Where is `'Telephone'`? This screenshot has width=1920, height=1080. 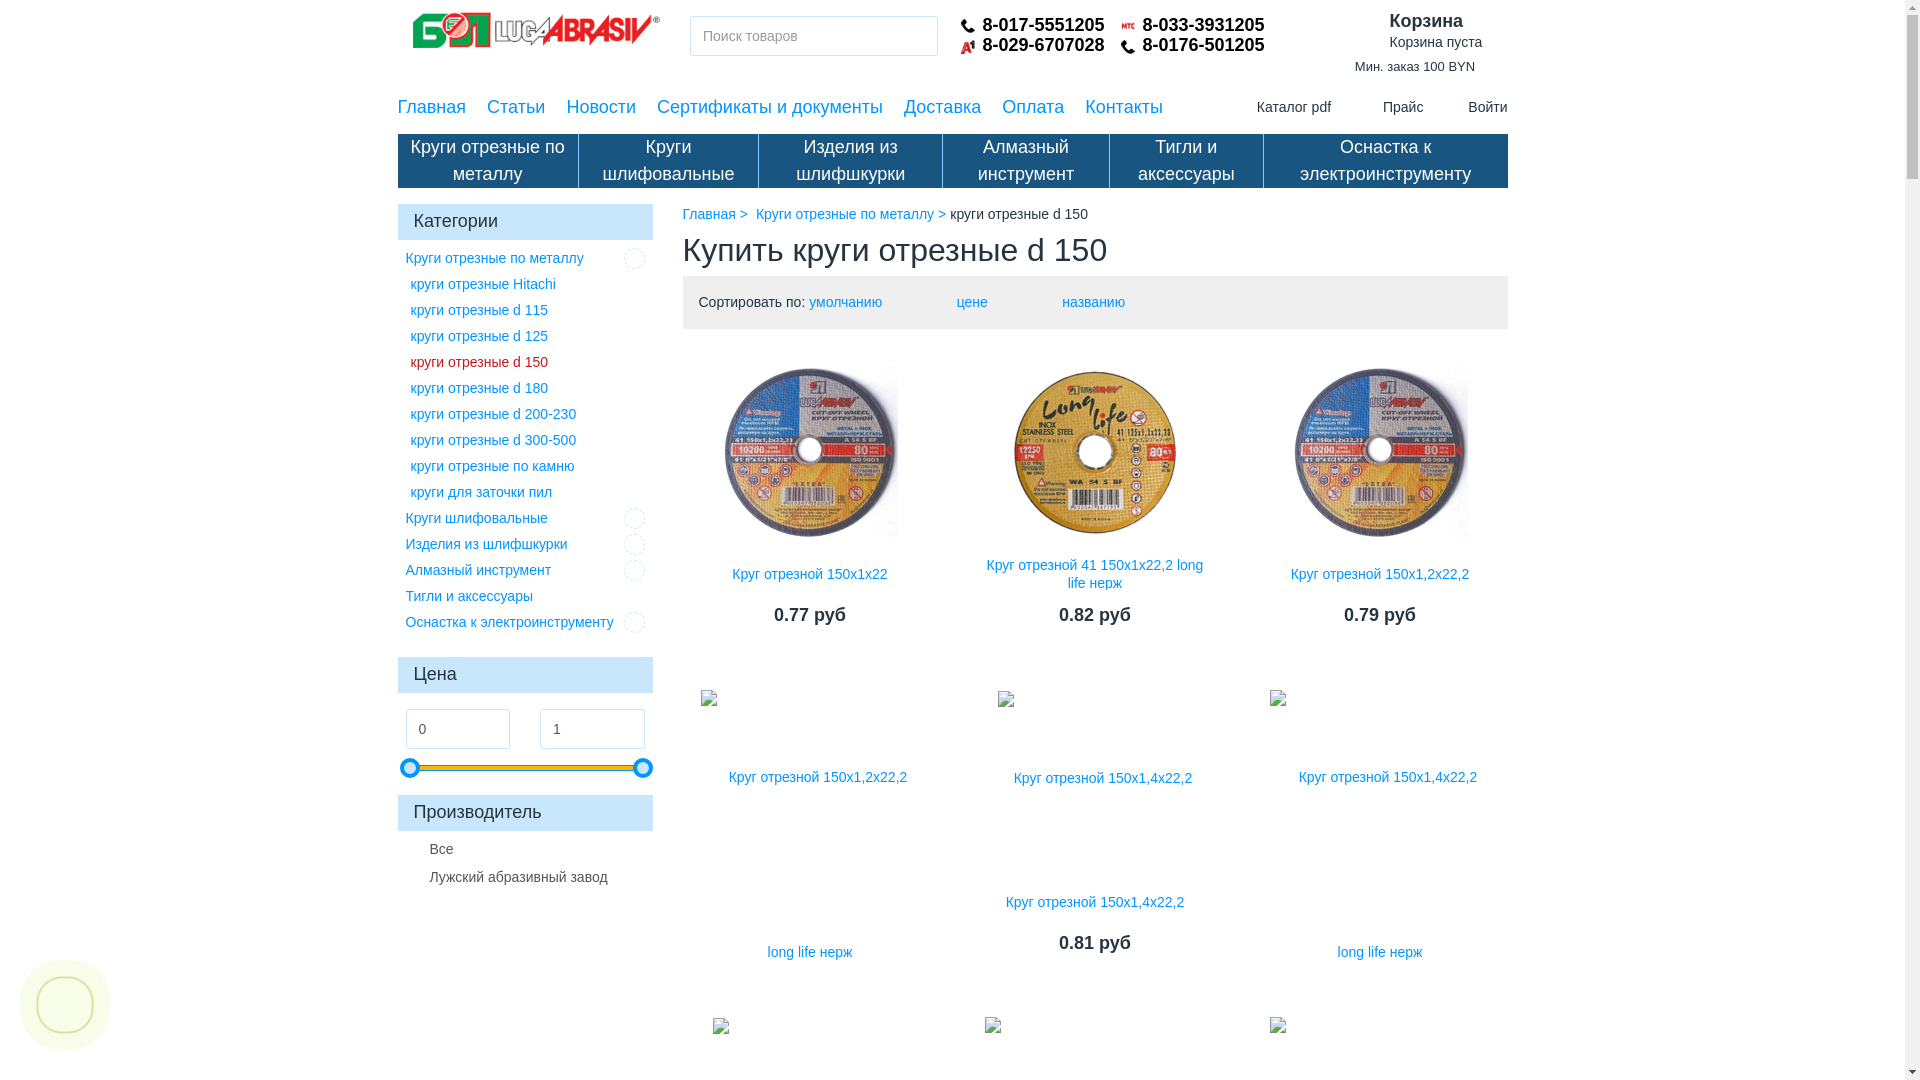 'Telephone' is located at coordinates (957, 26).